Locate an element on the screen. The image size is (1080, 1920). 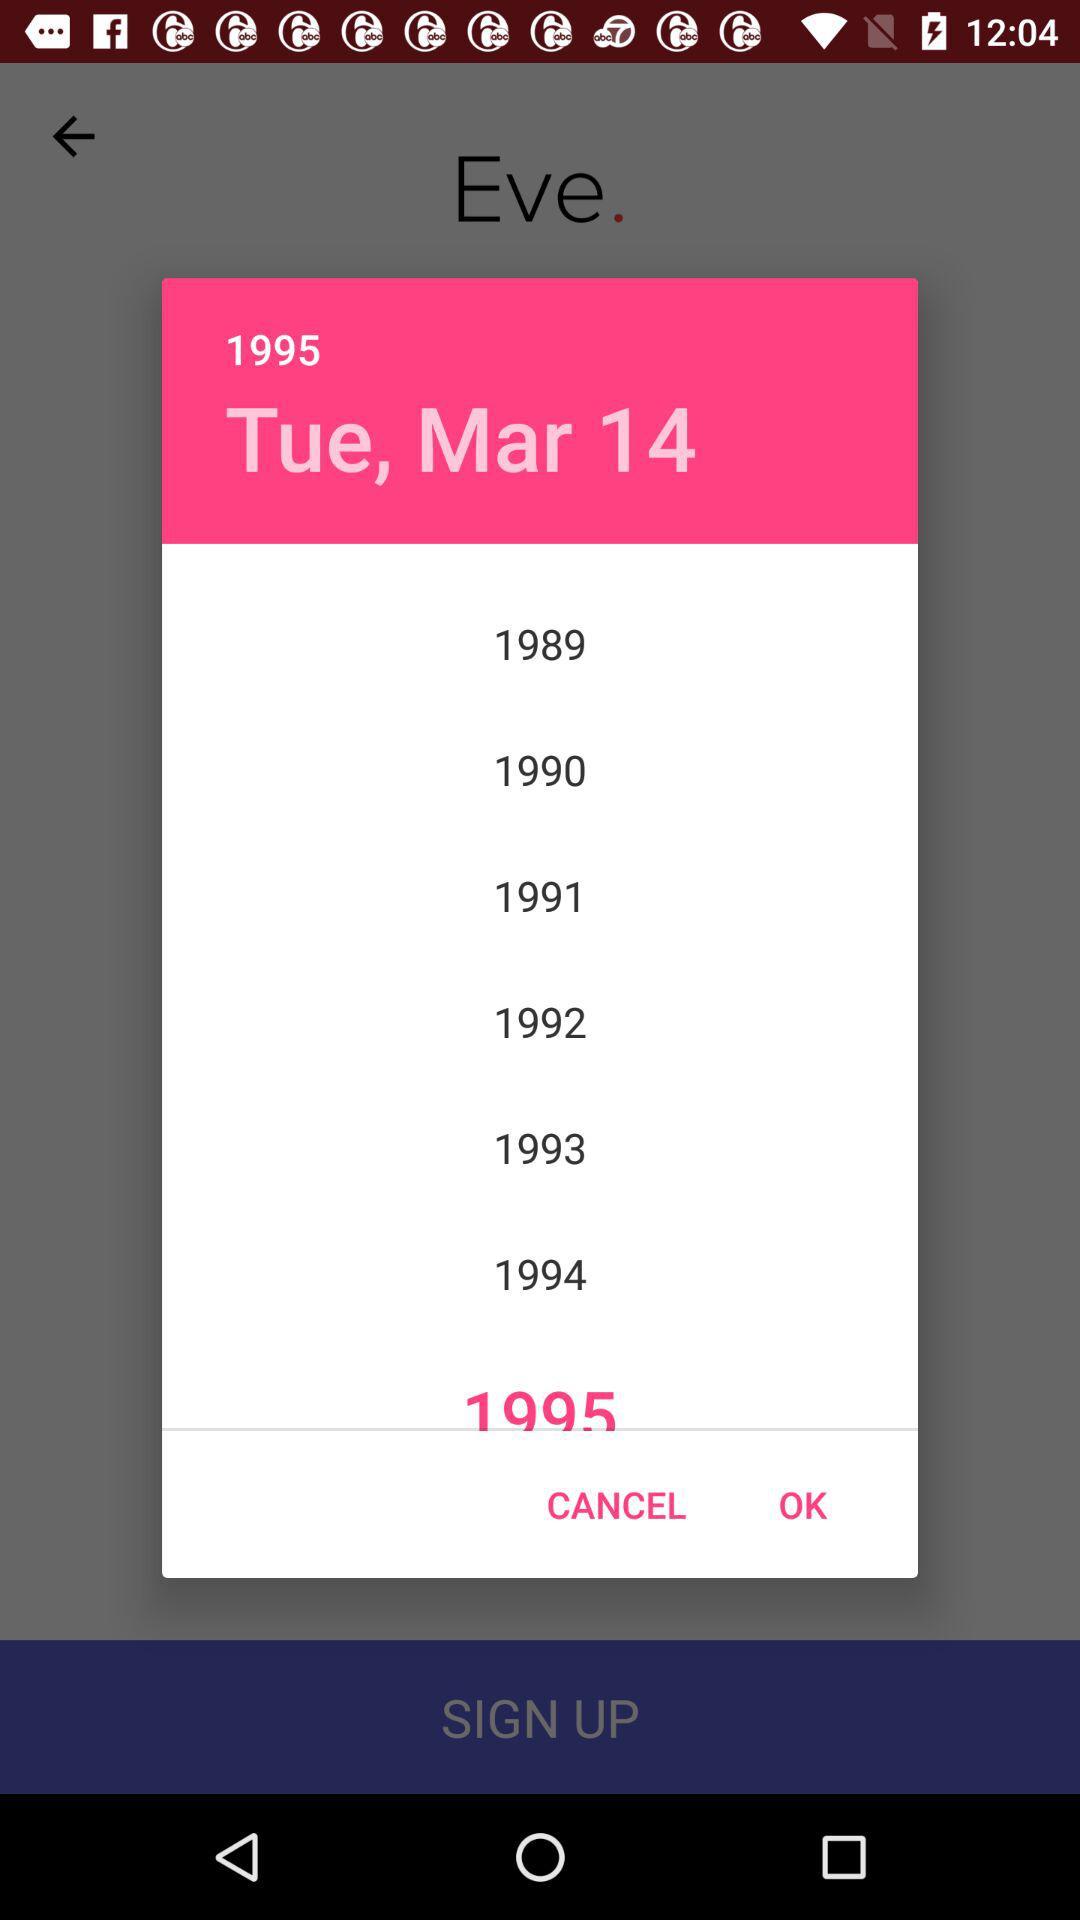
the ok is located at coordinates (801, 1504).